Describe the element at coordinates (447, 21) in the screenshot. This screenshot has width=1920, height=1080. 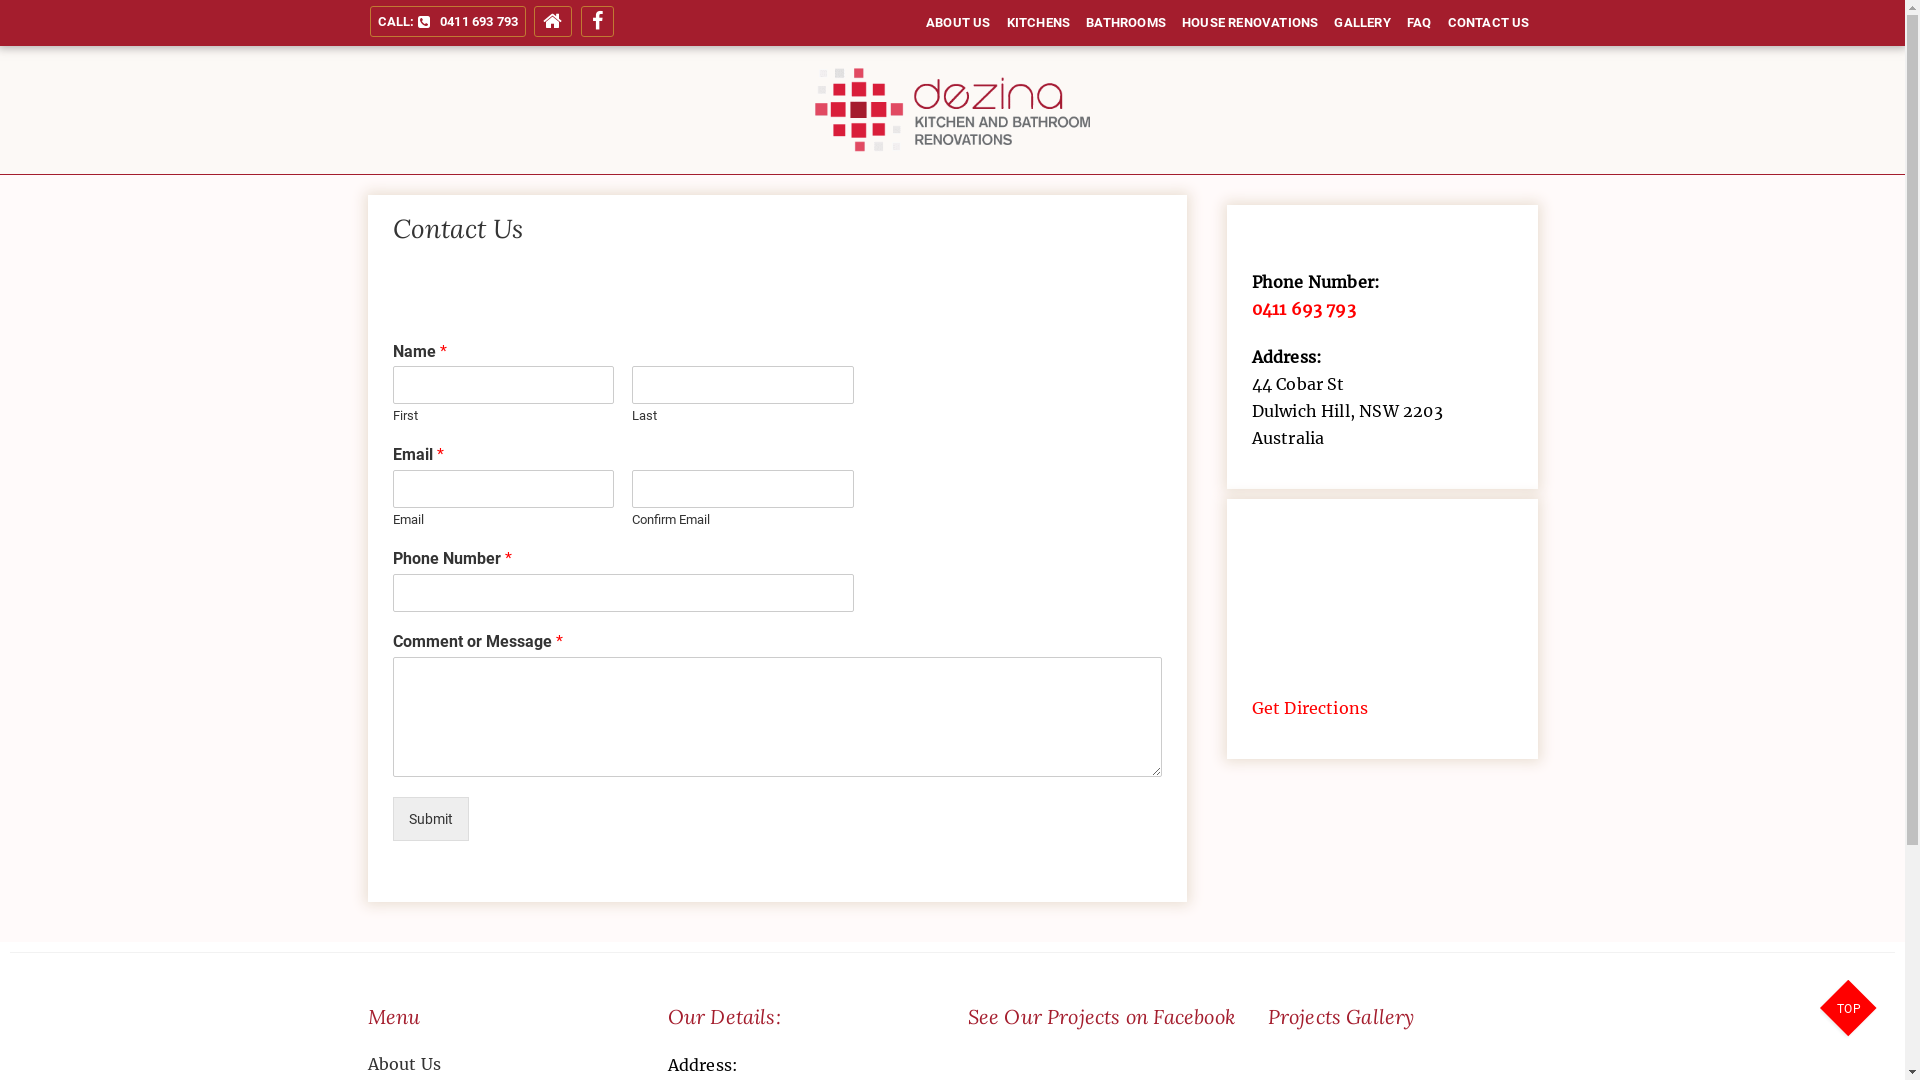
I see `'CALL: 0411 693 793'` at that location.